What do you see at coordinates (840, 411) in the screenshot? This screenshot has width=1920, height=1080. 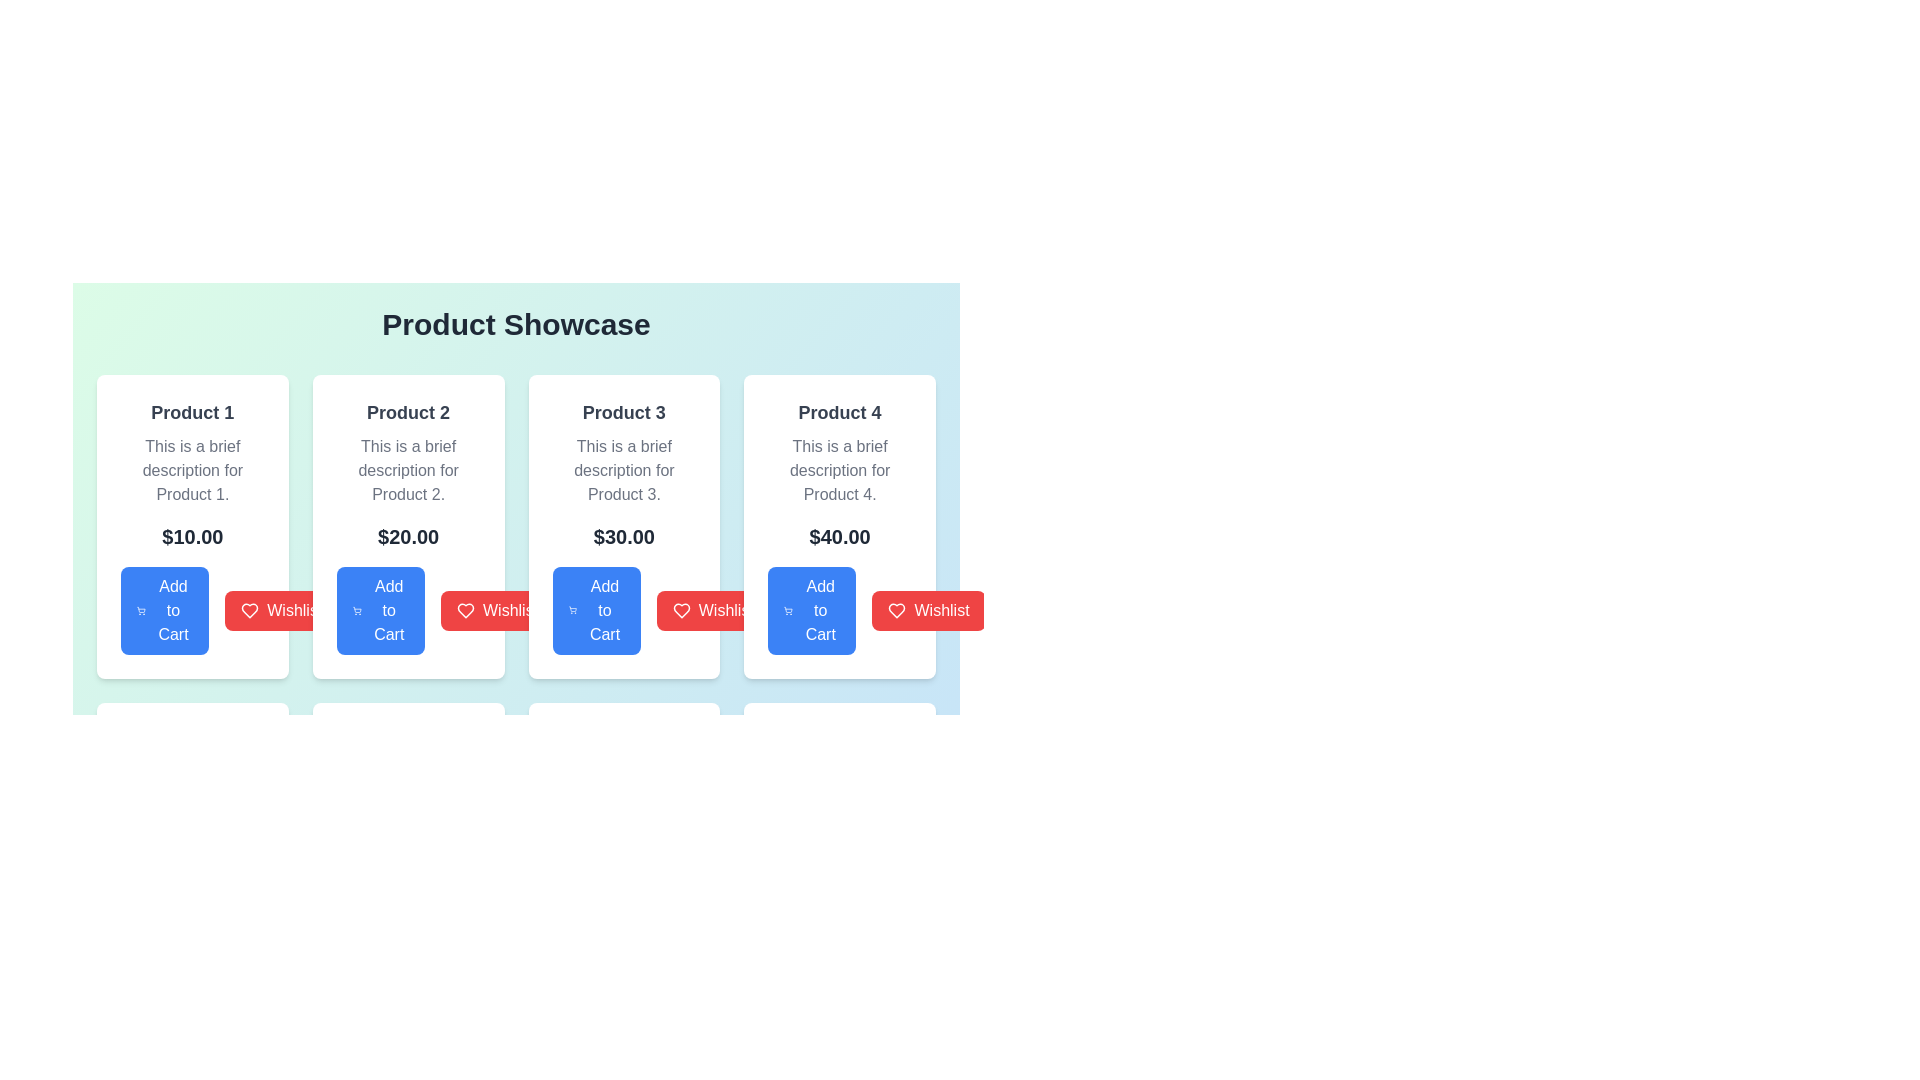 I see `the bolded text label displaying 'Product 4' which is centered above the descriptive block in the rightmost card of the product showcase` at bounding box center [840, 411].